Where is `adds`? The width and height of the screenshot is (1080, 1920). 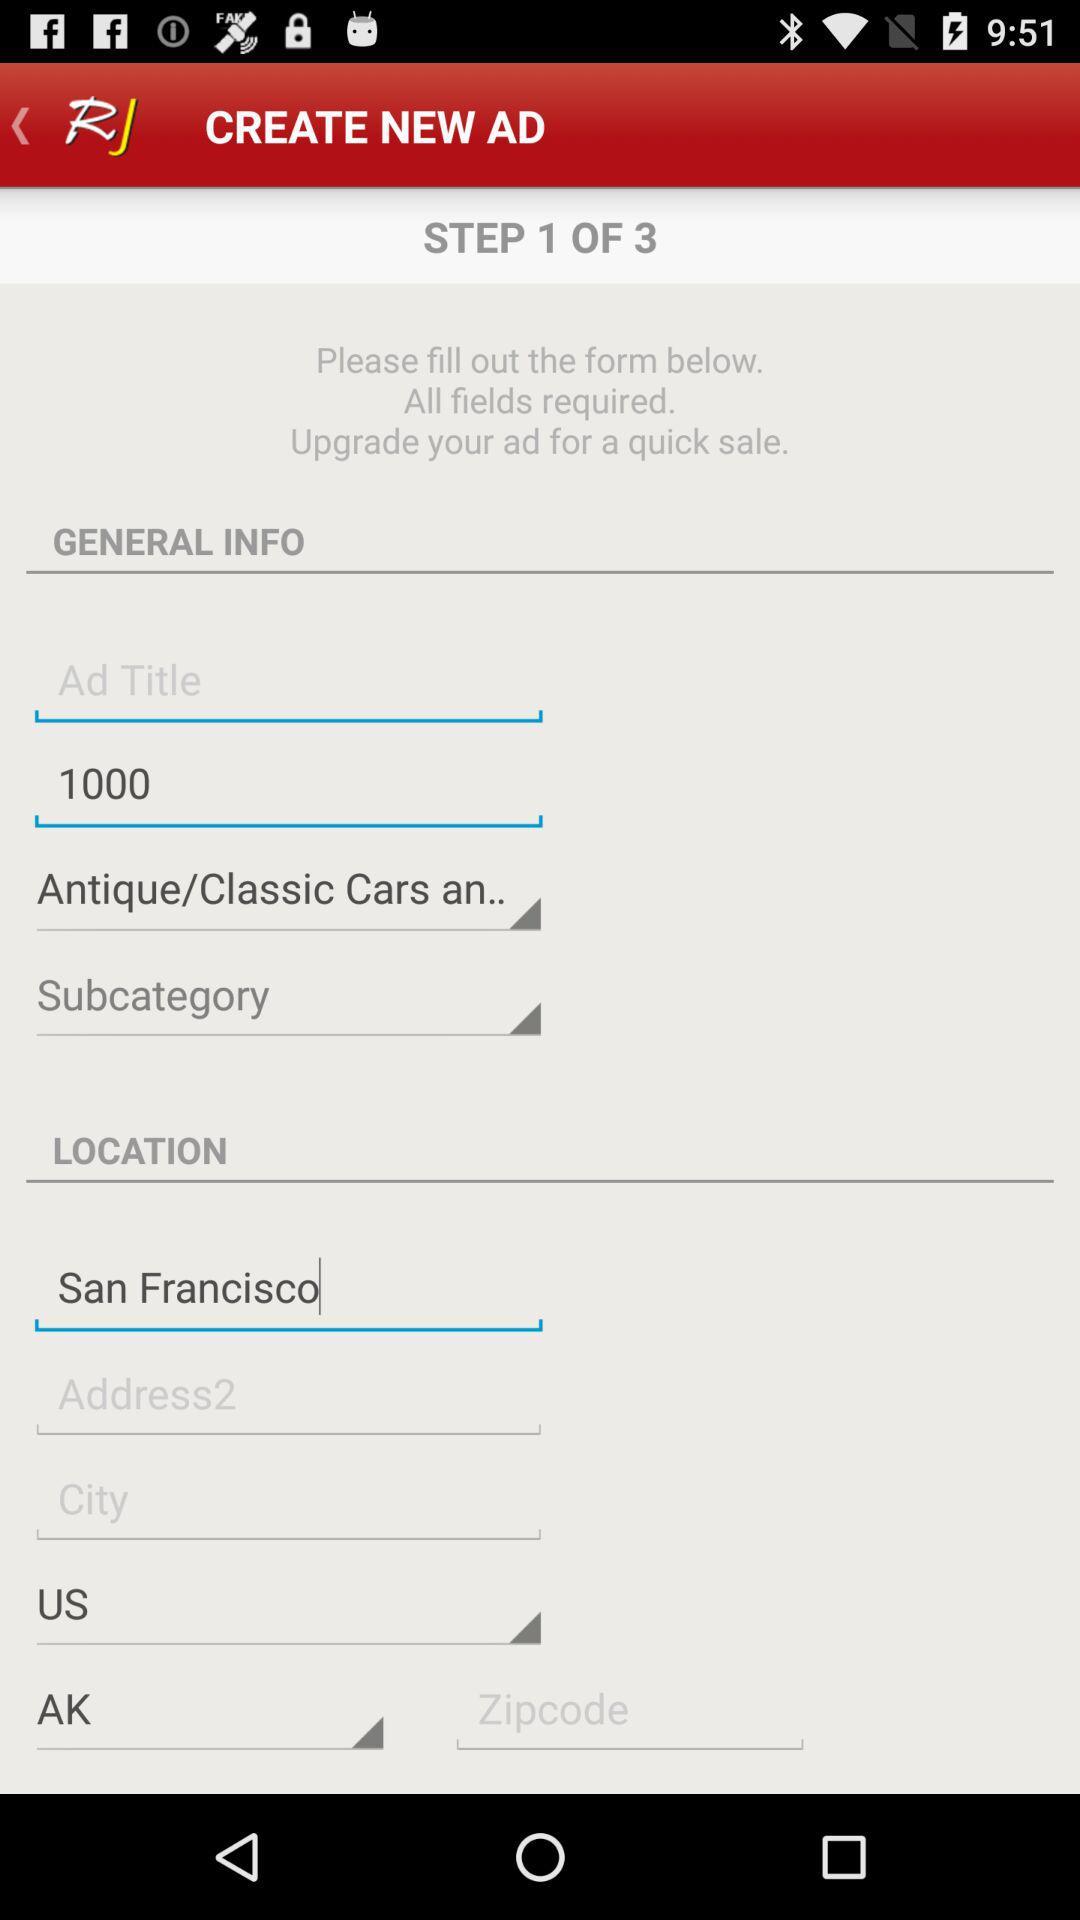 adds is located at coordinates (628, 1706).